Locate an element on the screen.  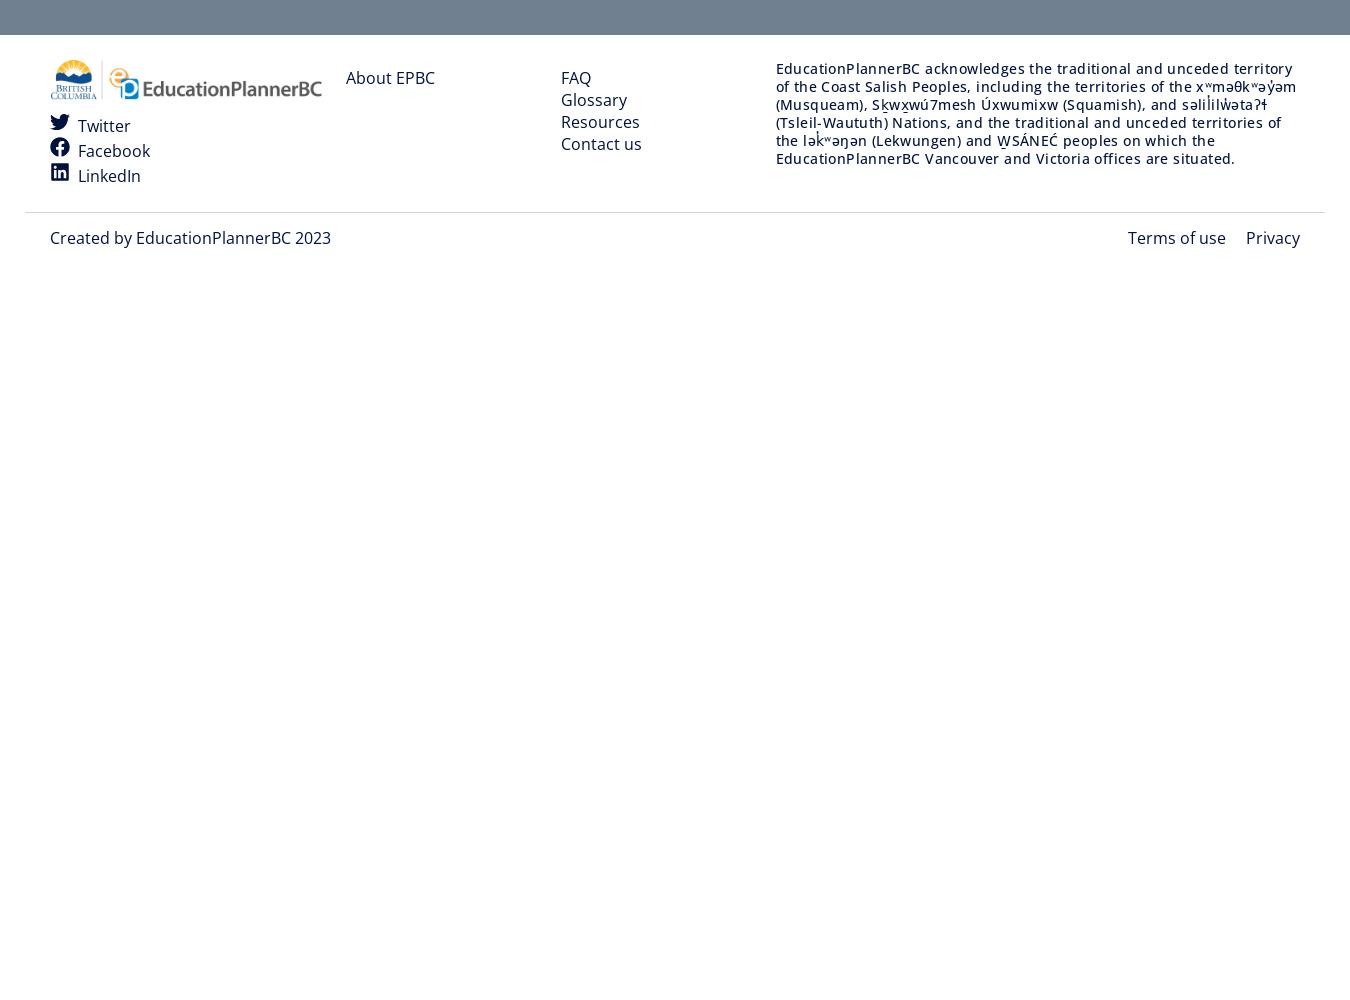
'Glossary' is located at coordinates (593, 98).